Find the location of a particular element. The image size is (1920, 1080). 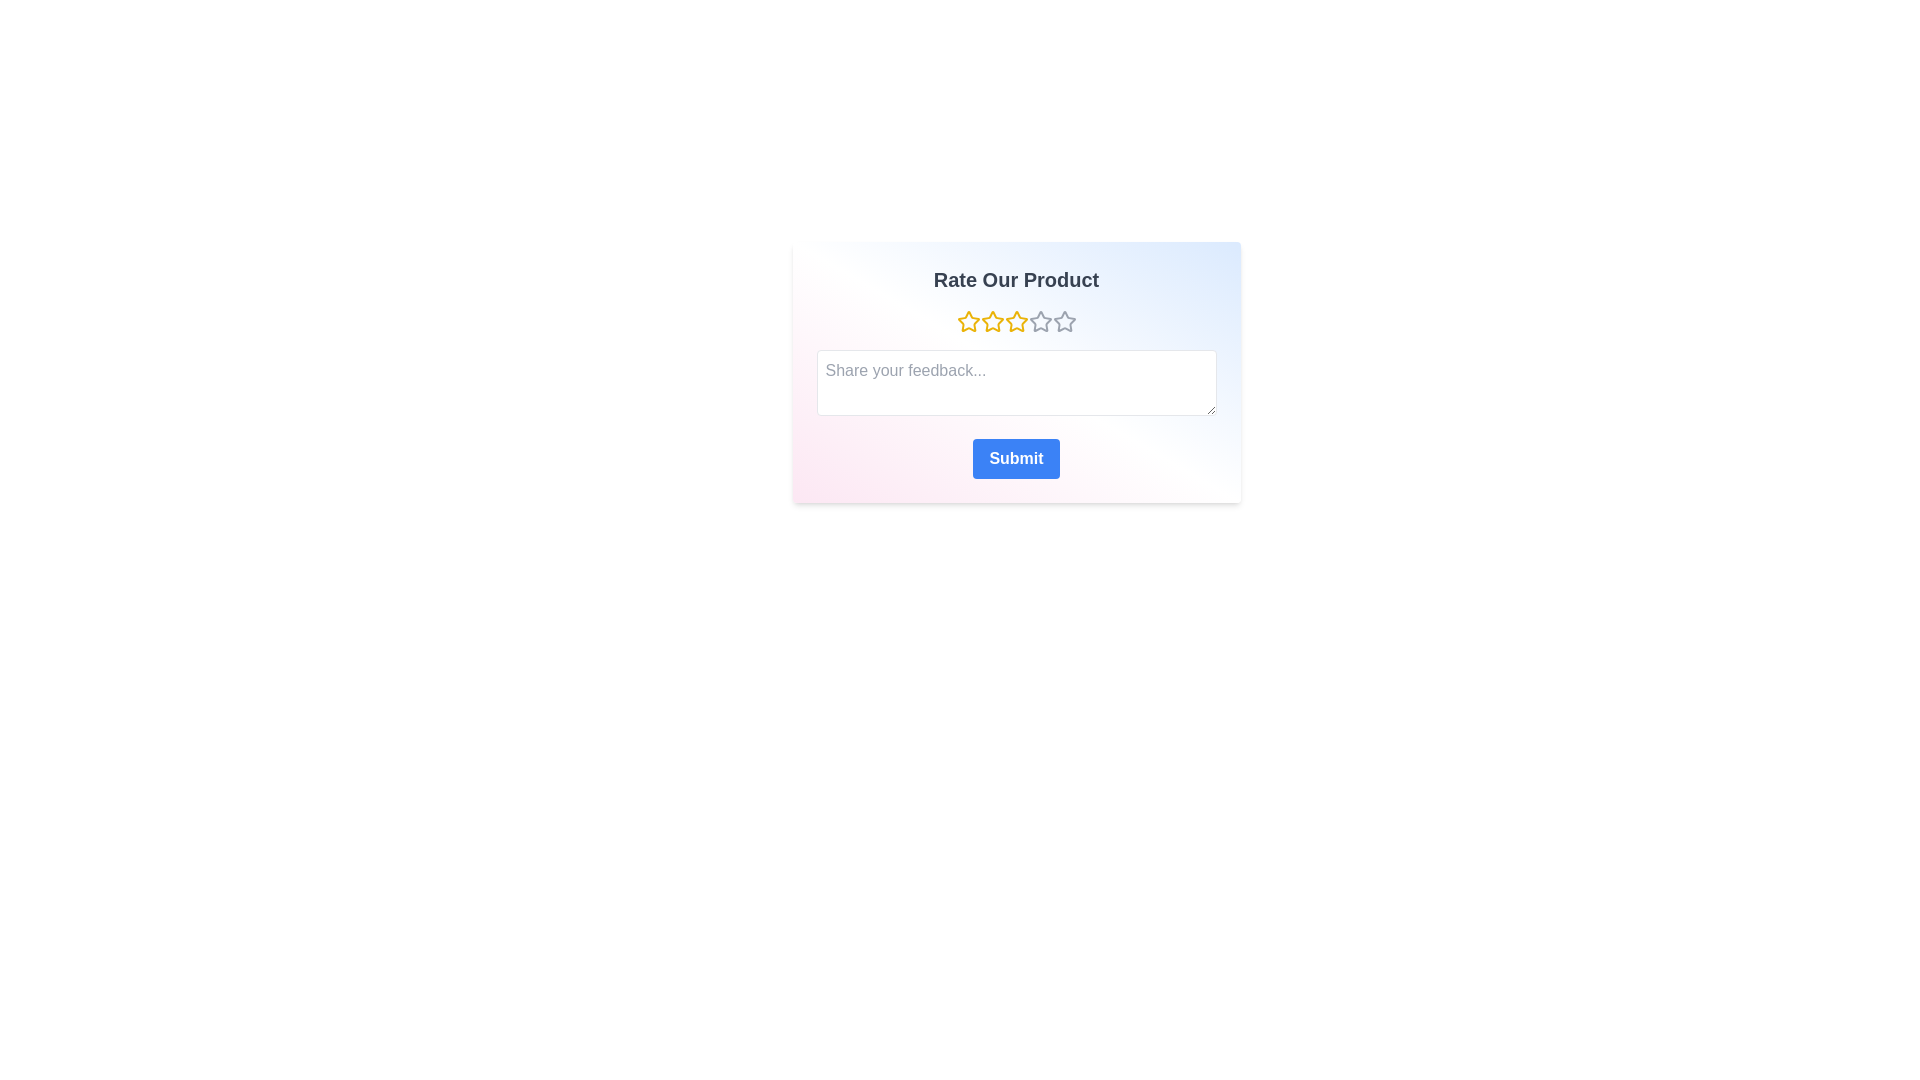

the star corresponding to 3 to preview the rating is located at coordinates (1016, 320).